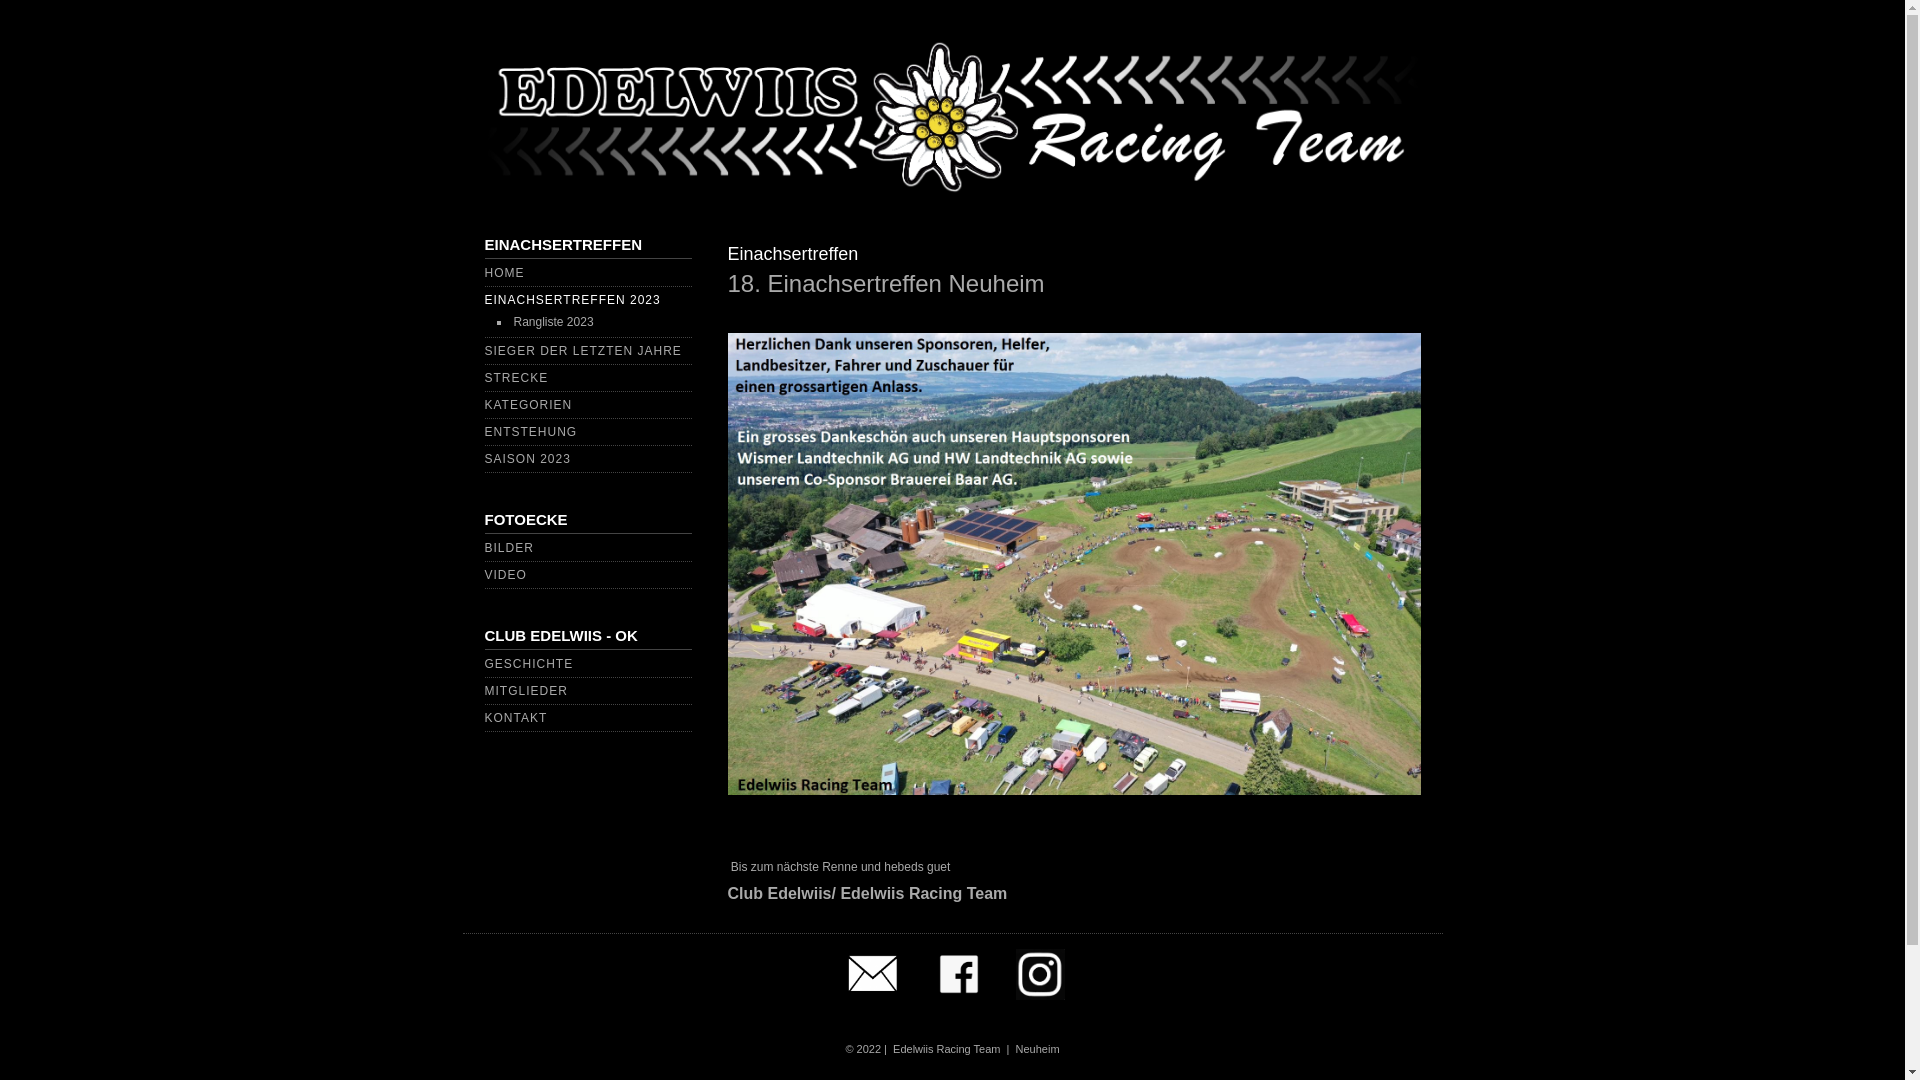 Image resolution: width=1920 pixels, height=1080 pixels. Describe the element at coordinates (528, 405) in the screenshot. I see `'KATEGORIEN'` at that location.